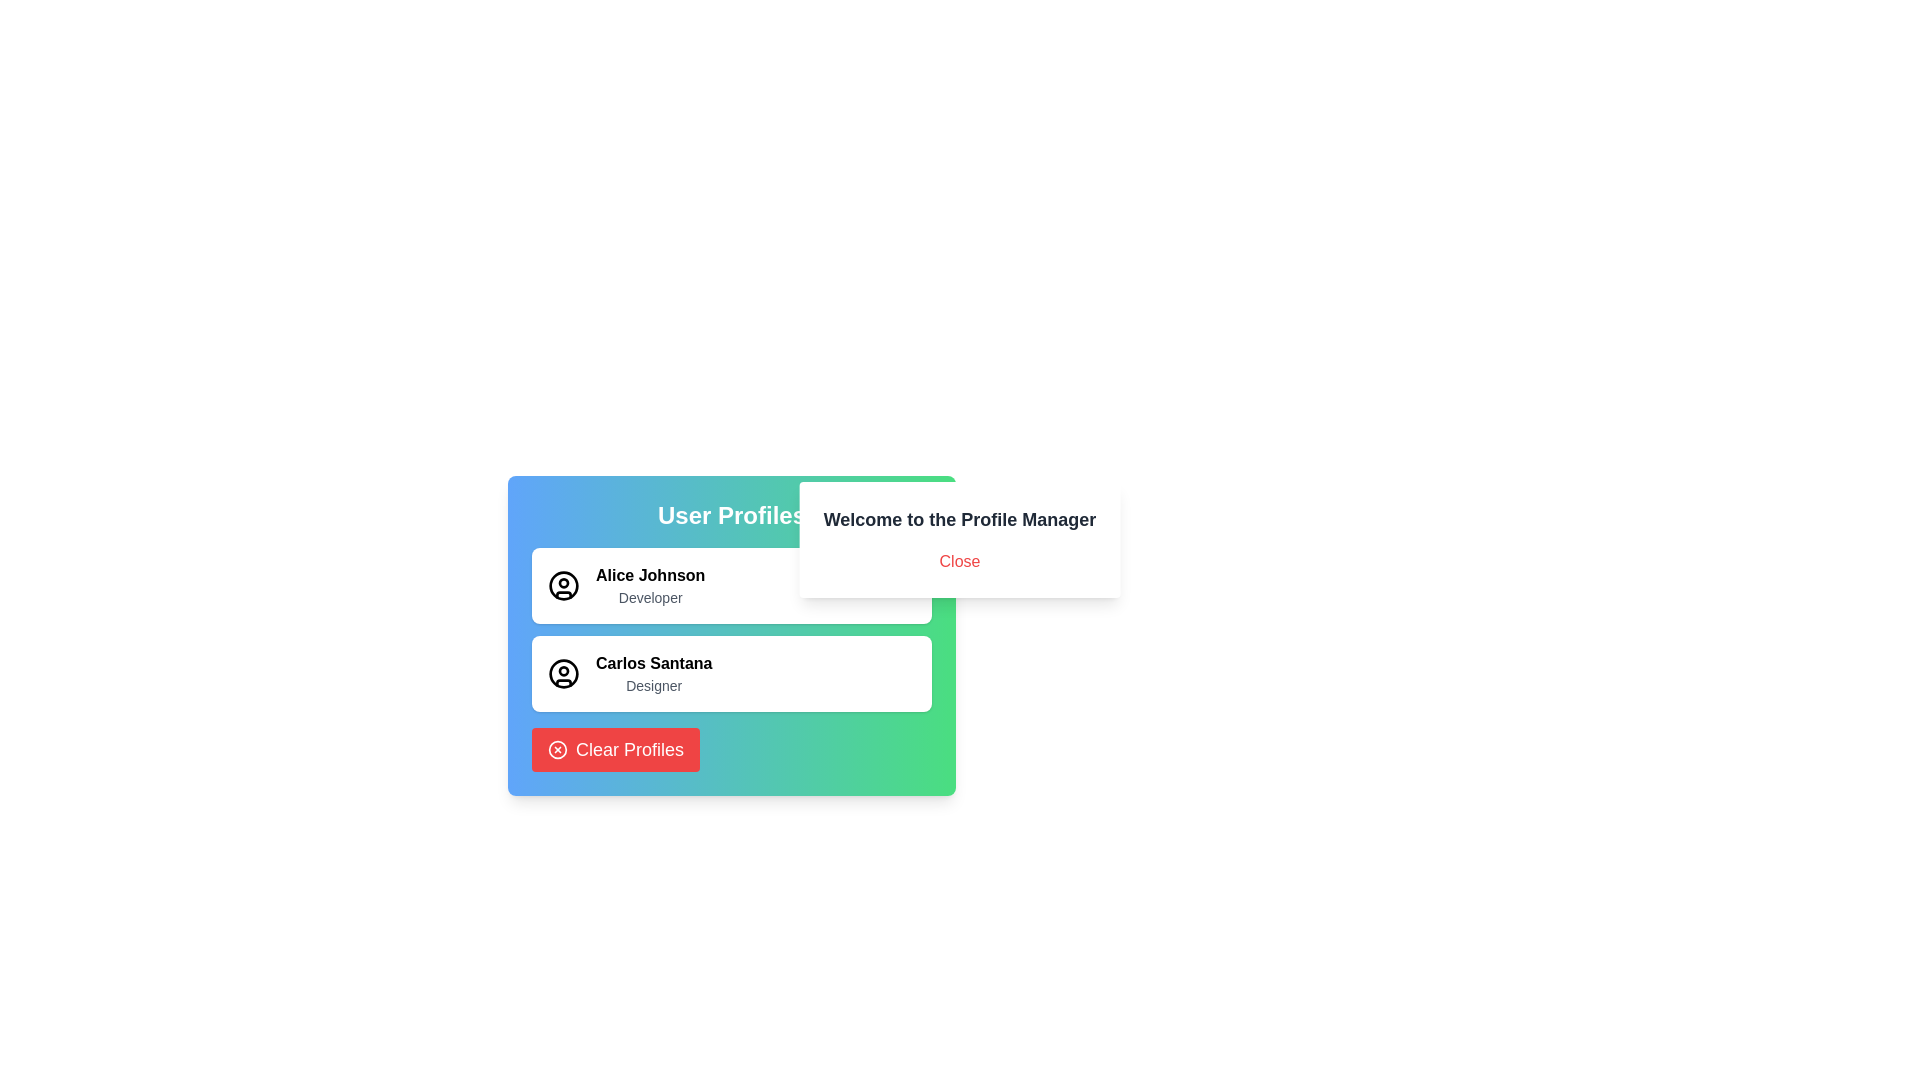 The image size is (1920, 1080). What do you see at coordinates (730, 674) in the screenshot?
I see `user information from the Profile Card displaying 'Carlos Santana' and 'Designer', which is the second user profile card in the list` at bounding box center [730, 674].